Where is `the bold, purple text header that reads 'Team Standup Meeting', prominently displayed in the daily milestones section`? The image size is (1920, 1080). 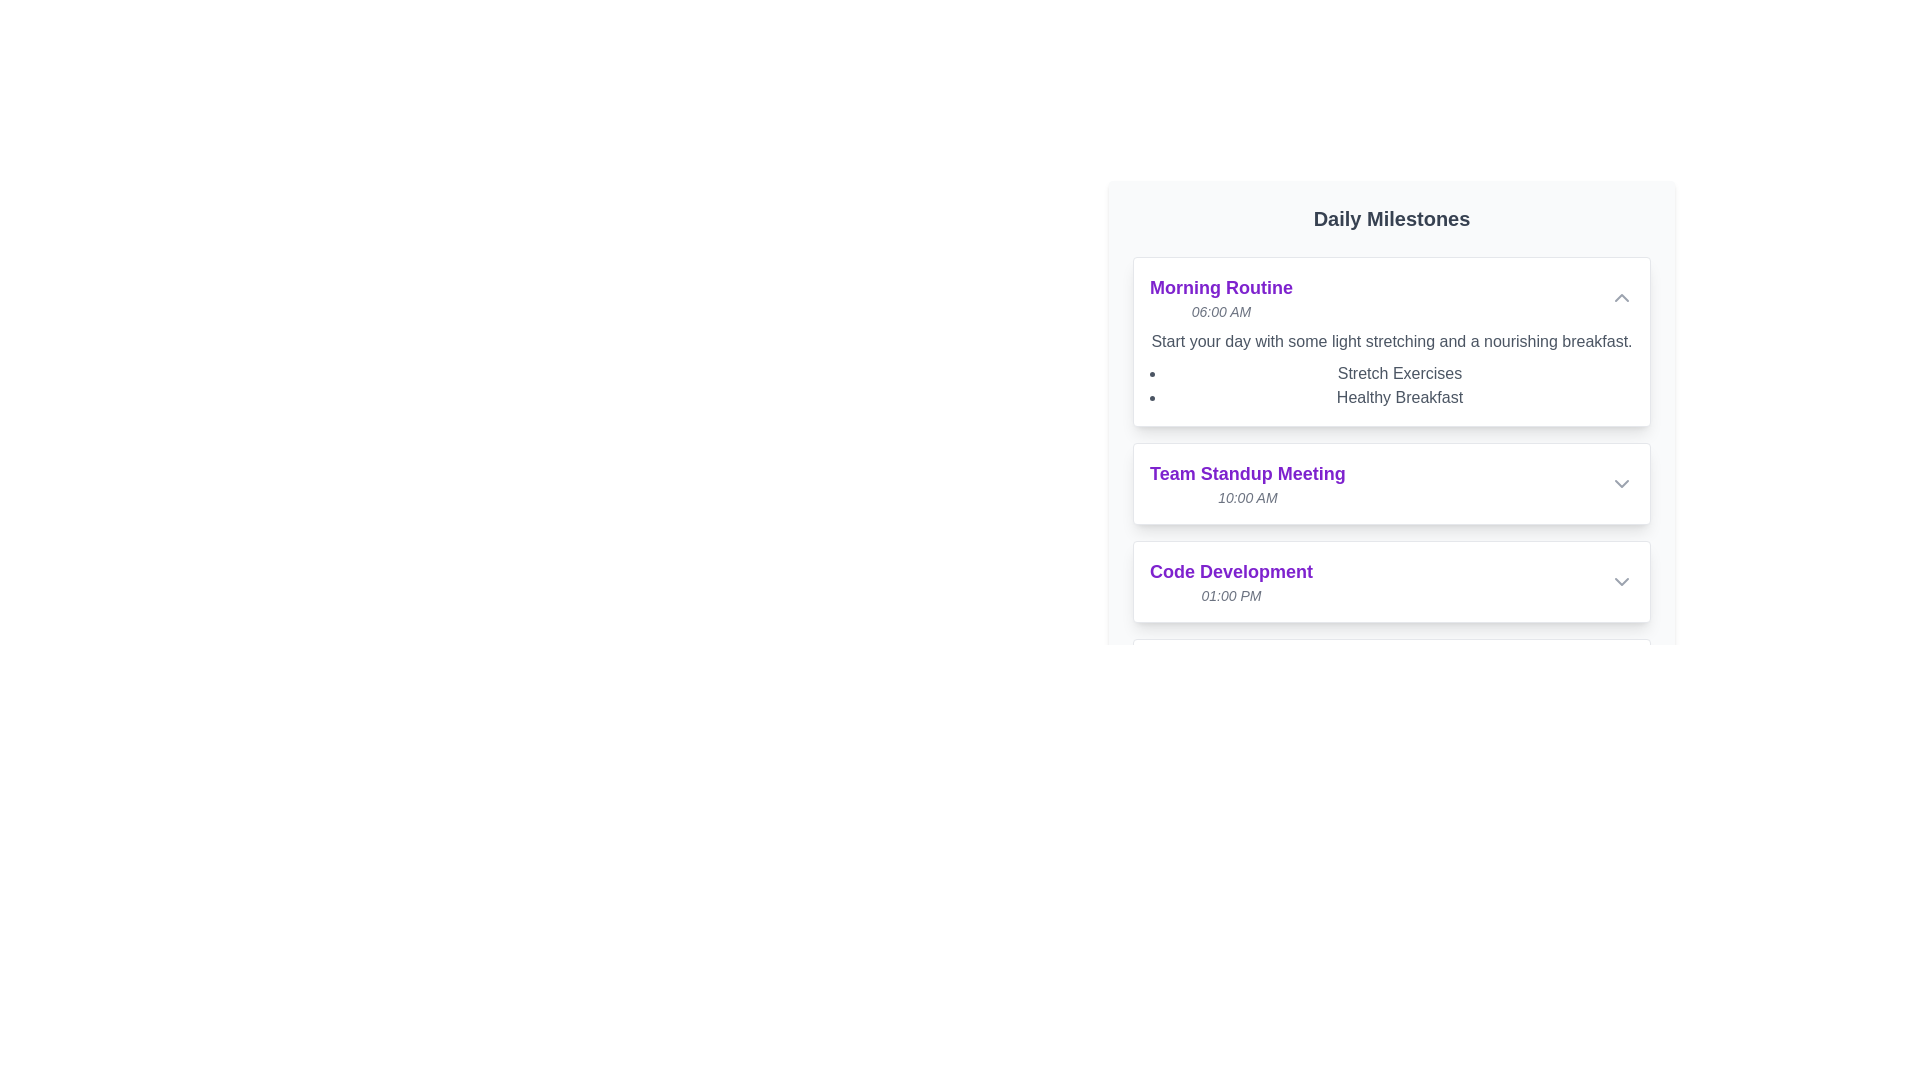
the bold, purple text header that reads 'Team Standup Meeting', prominently displayed in the daily milestones section is located at coordinates (1246, 474).